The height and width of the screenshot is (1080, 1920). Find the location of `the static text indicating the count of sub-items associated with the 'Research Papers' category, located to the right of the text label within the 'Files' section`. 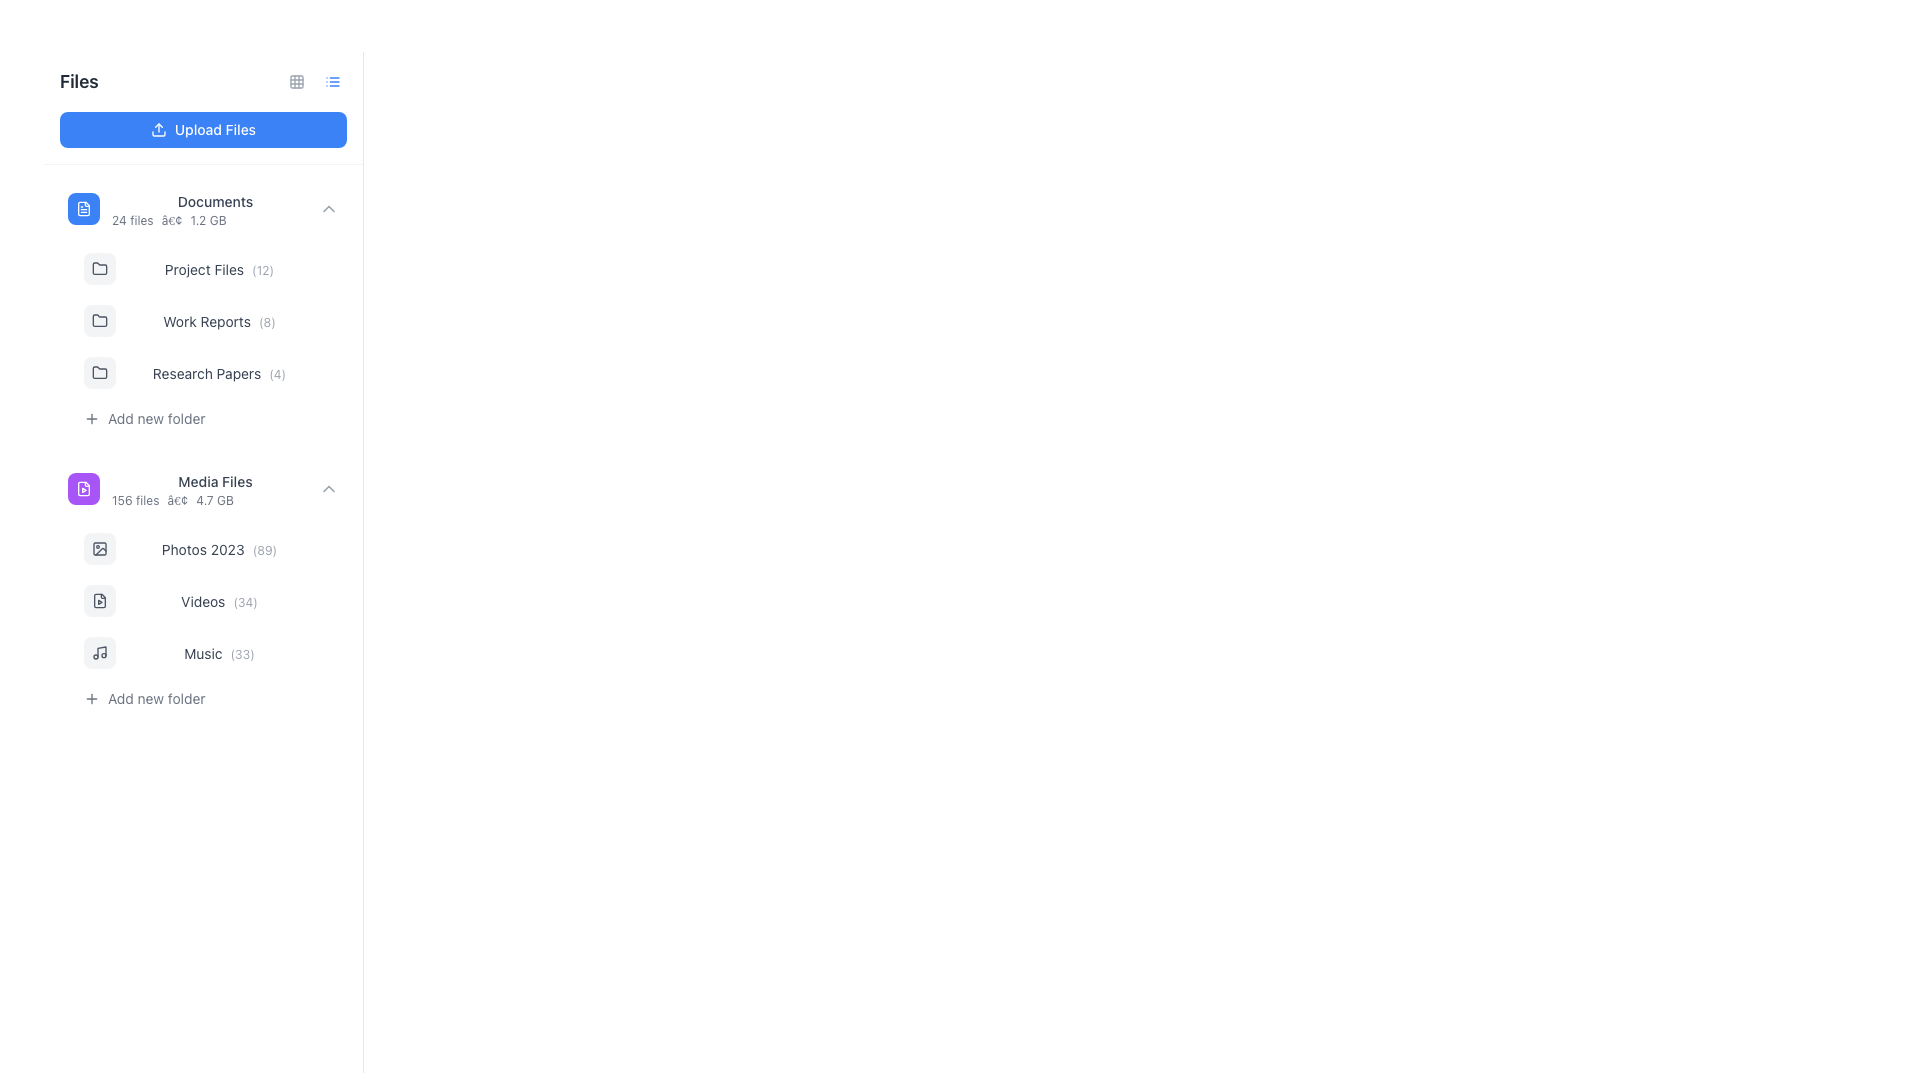

the static text indicating the count of sub-items associated with the 'Research Papers' category, located to the right of the text label within the 'Files' section is located at coordinates (276, 374).